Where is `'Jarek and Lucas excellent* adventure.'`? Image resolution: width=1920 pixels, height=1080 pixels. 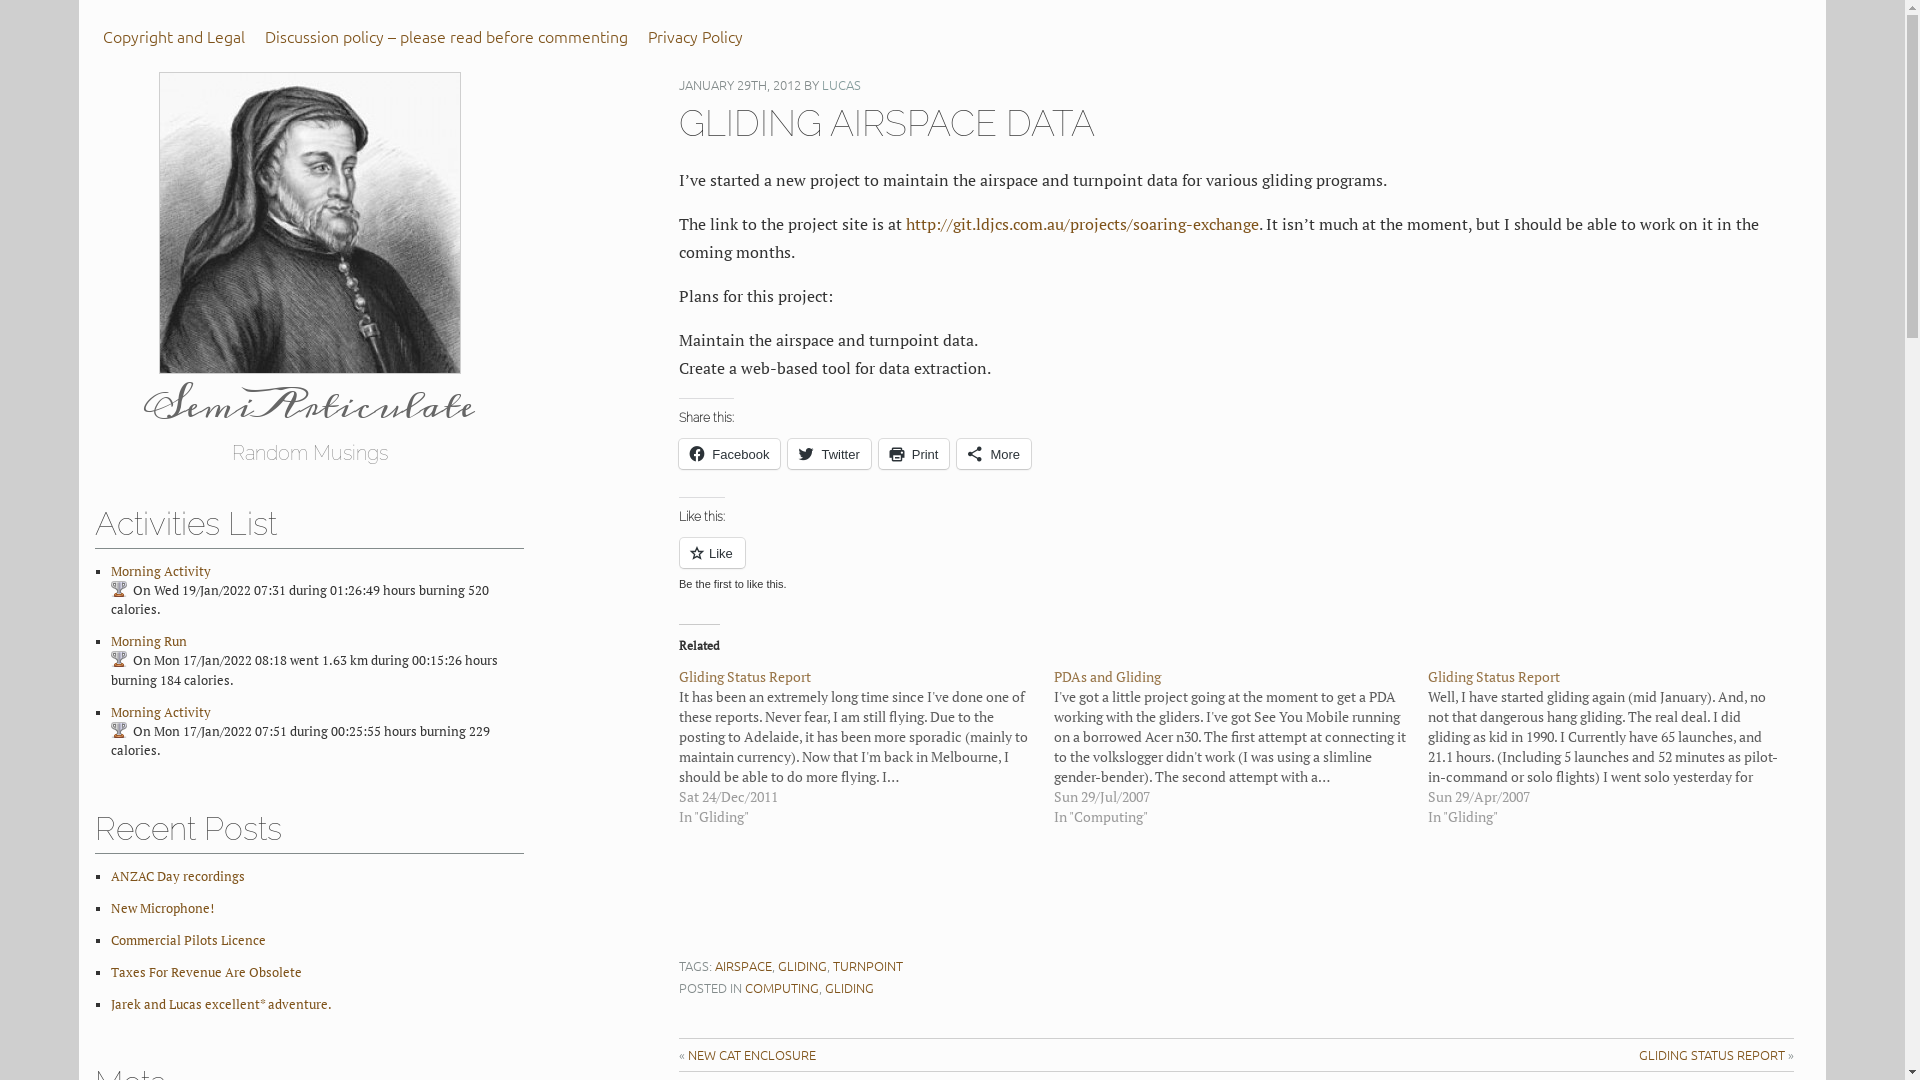 'Jarek and Lucas excellent* adventure.' is located at coordinates (109, 1004).